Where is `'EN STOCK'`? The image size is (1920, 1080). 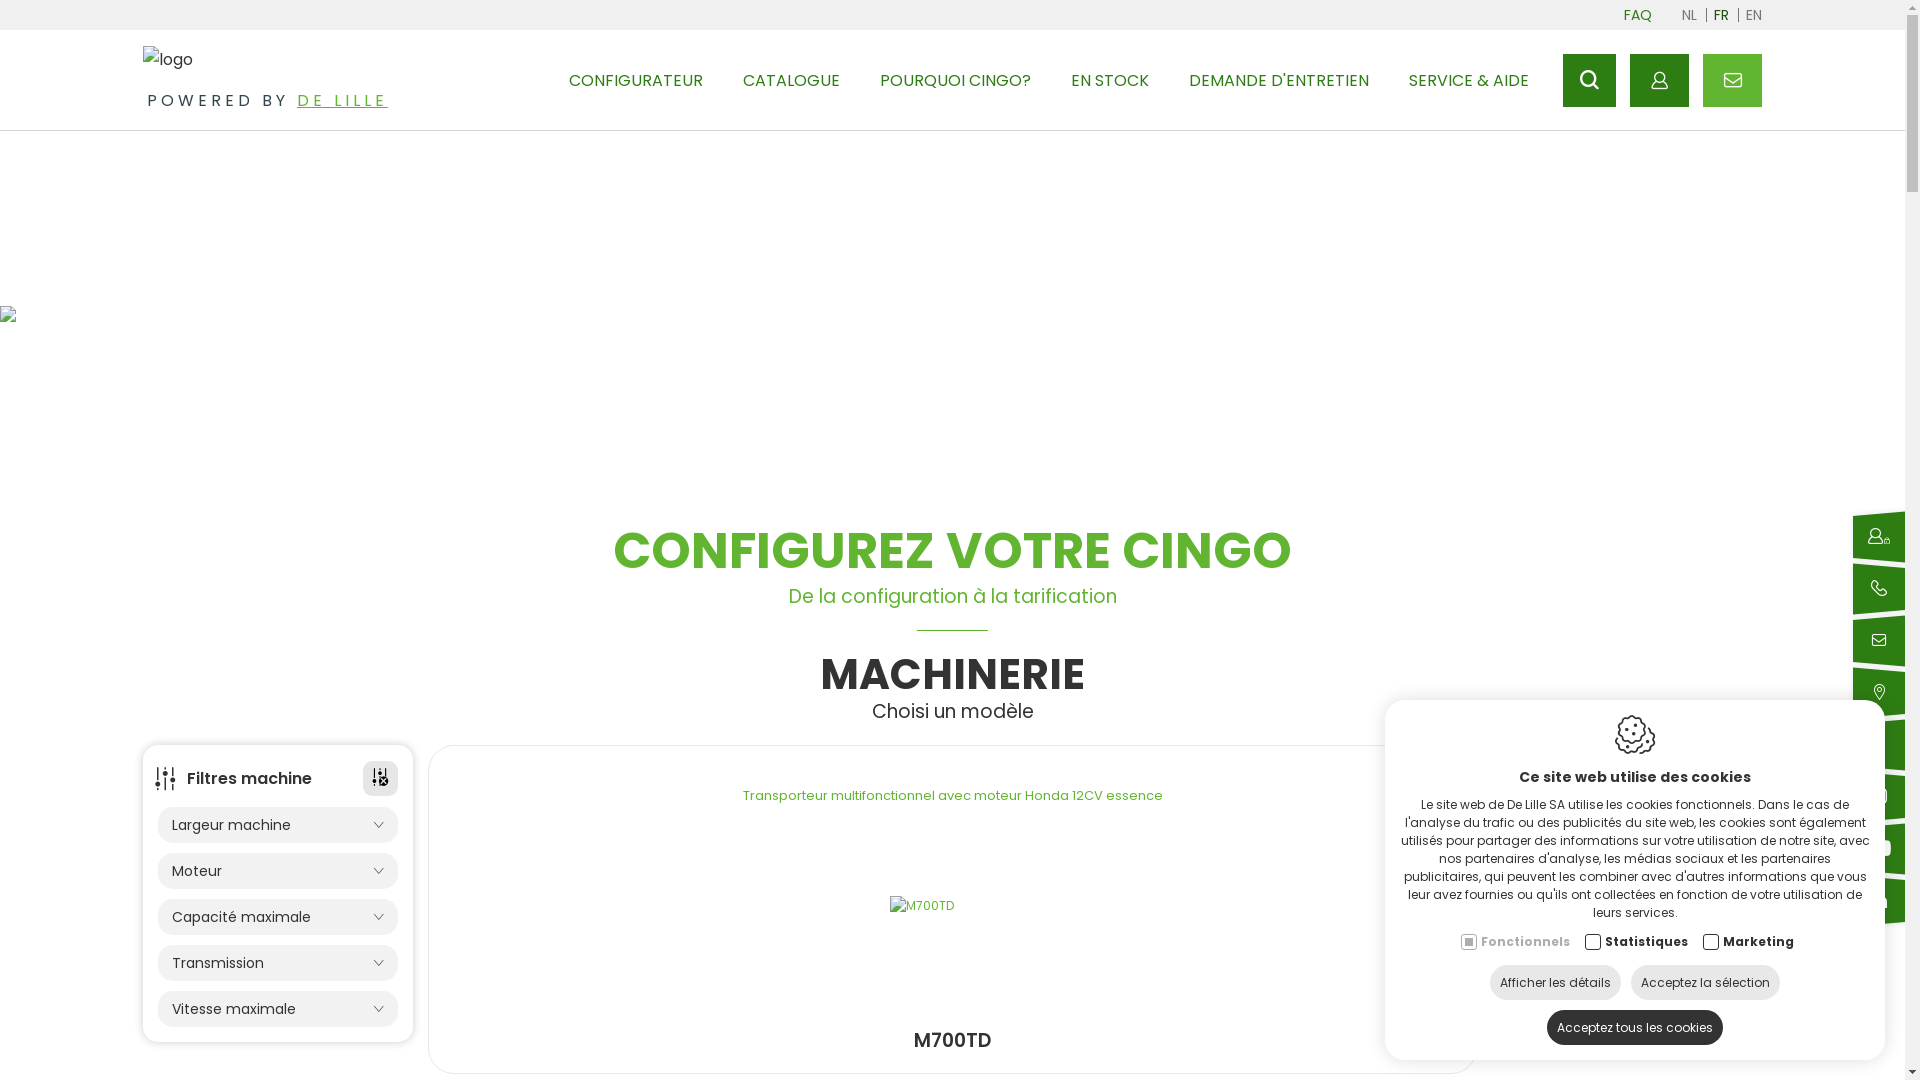
'EN STOCK' is located at coordinates (1069, 79).